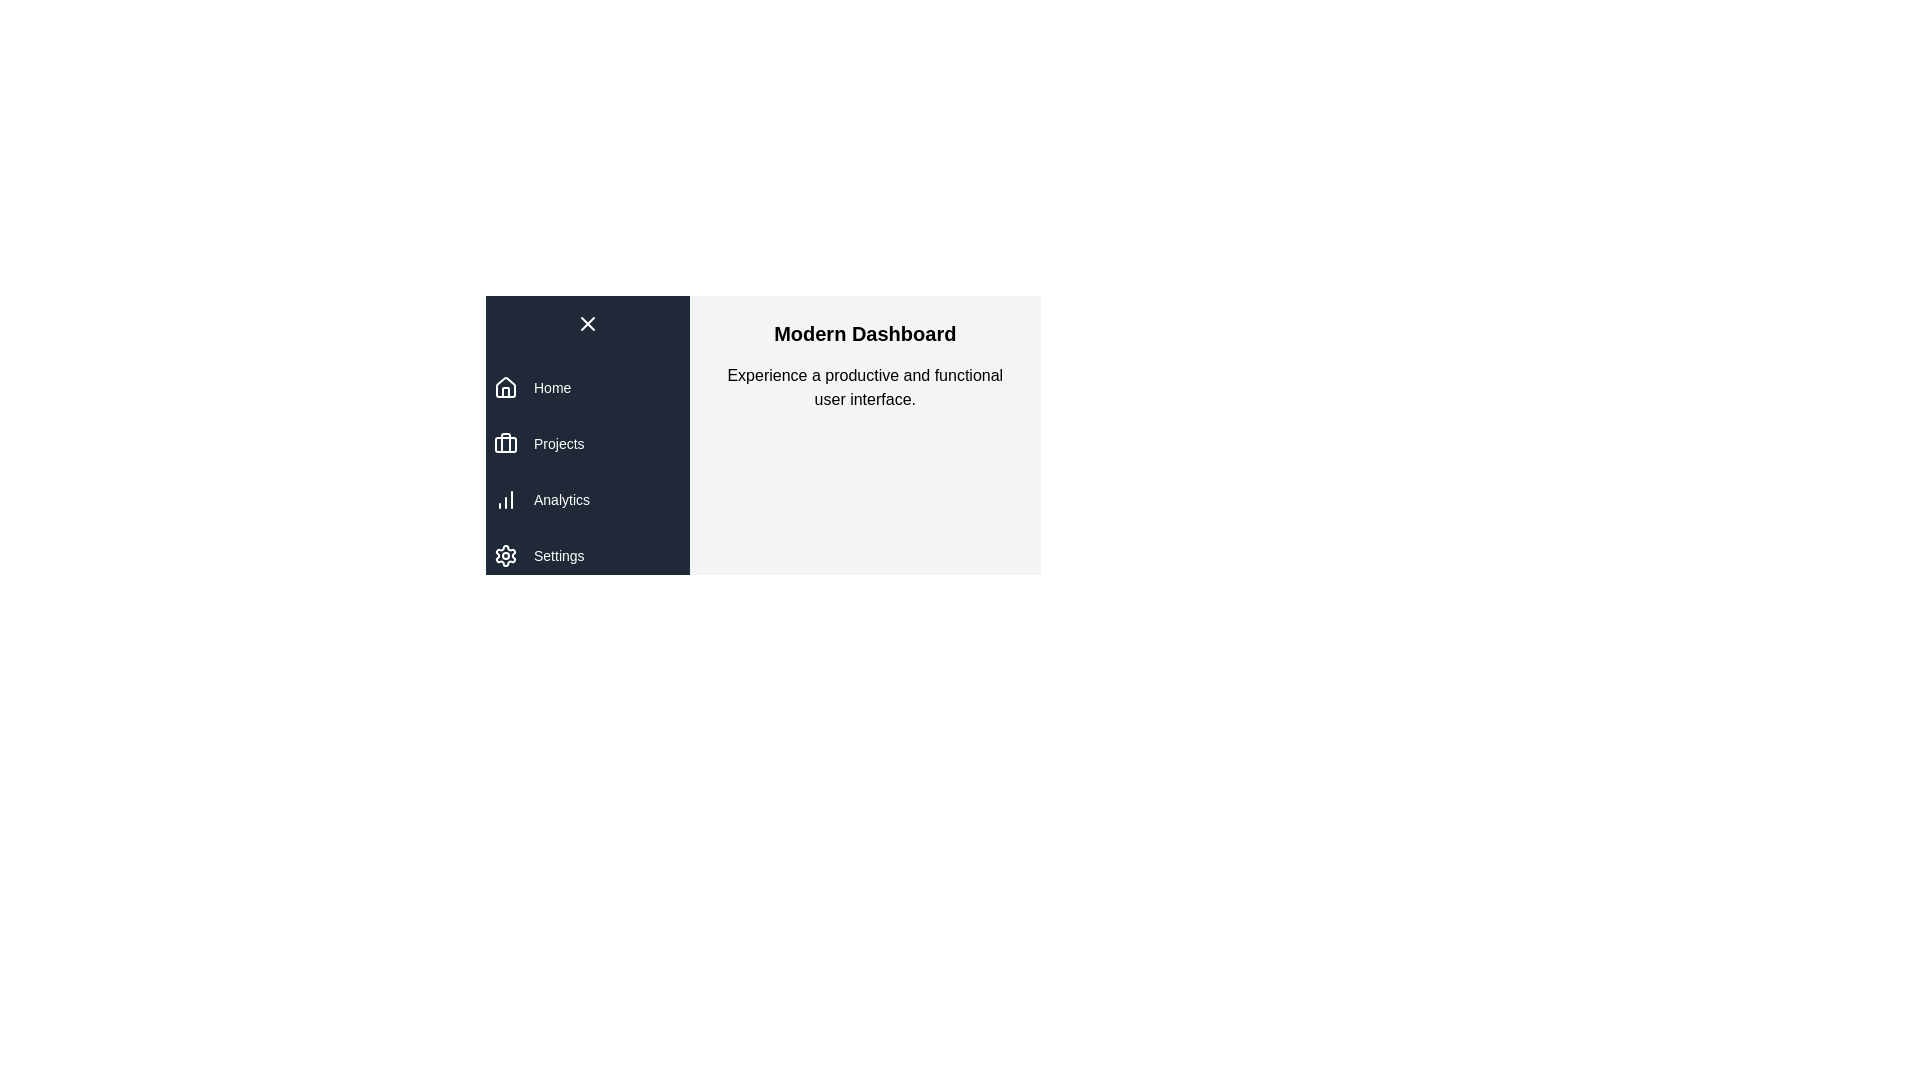  Describe the element at coordinates (559, 555) in the screenshot. I see `the navigation item Settings to navigate to the corresponding section` at that location.